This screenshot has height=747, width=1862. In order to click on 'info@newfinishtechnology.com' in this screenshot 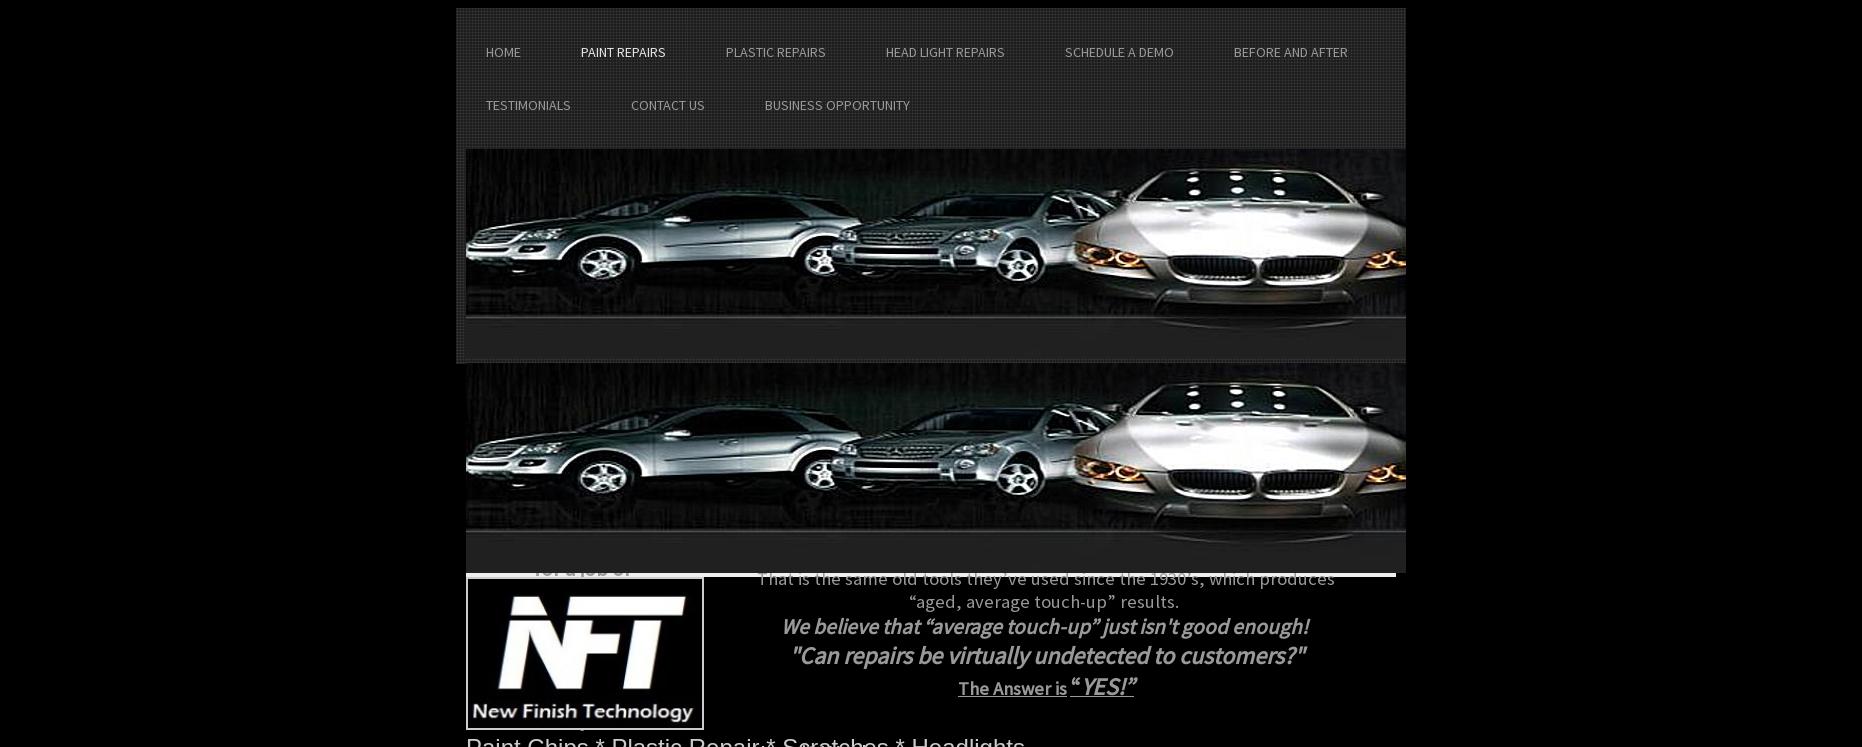, I will do `click(573, 501)`.